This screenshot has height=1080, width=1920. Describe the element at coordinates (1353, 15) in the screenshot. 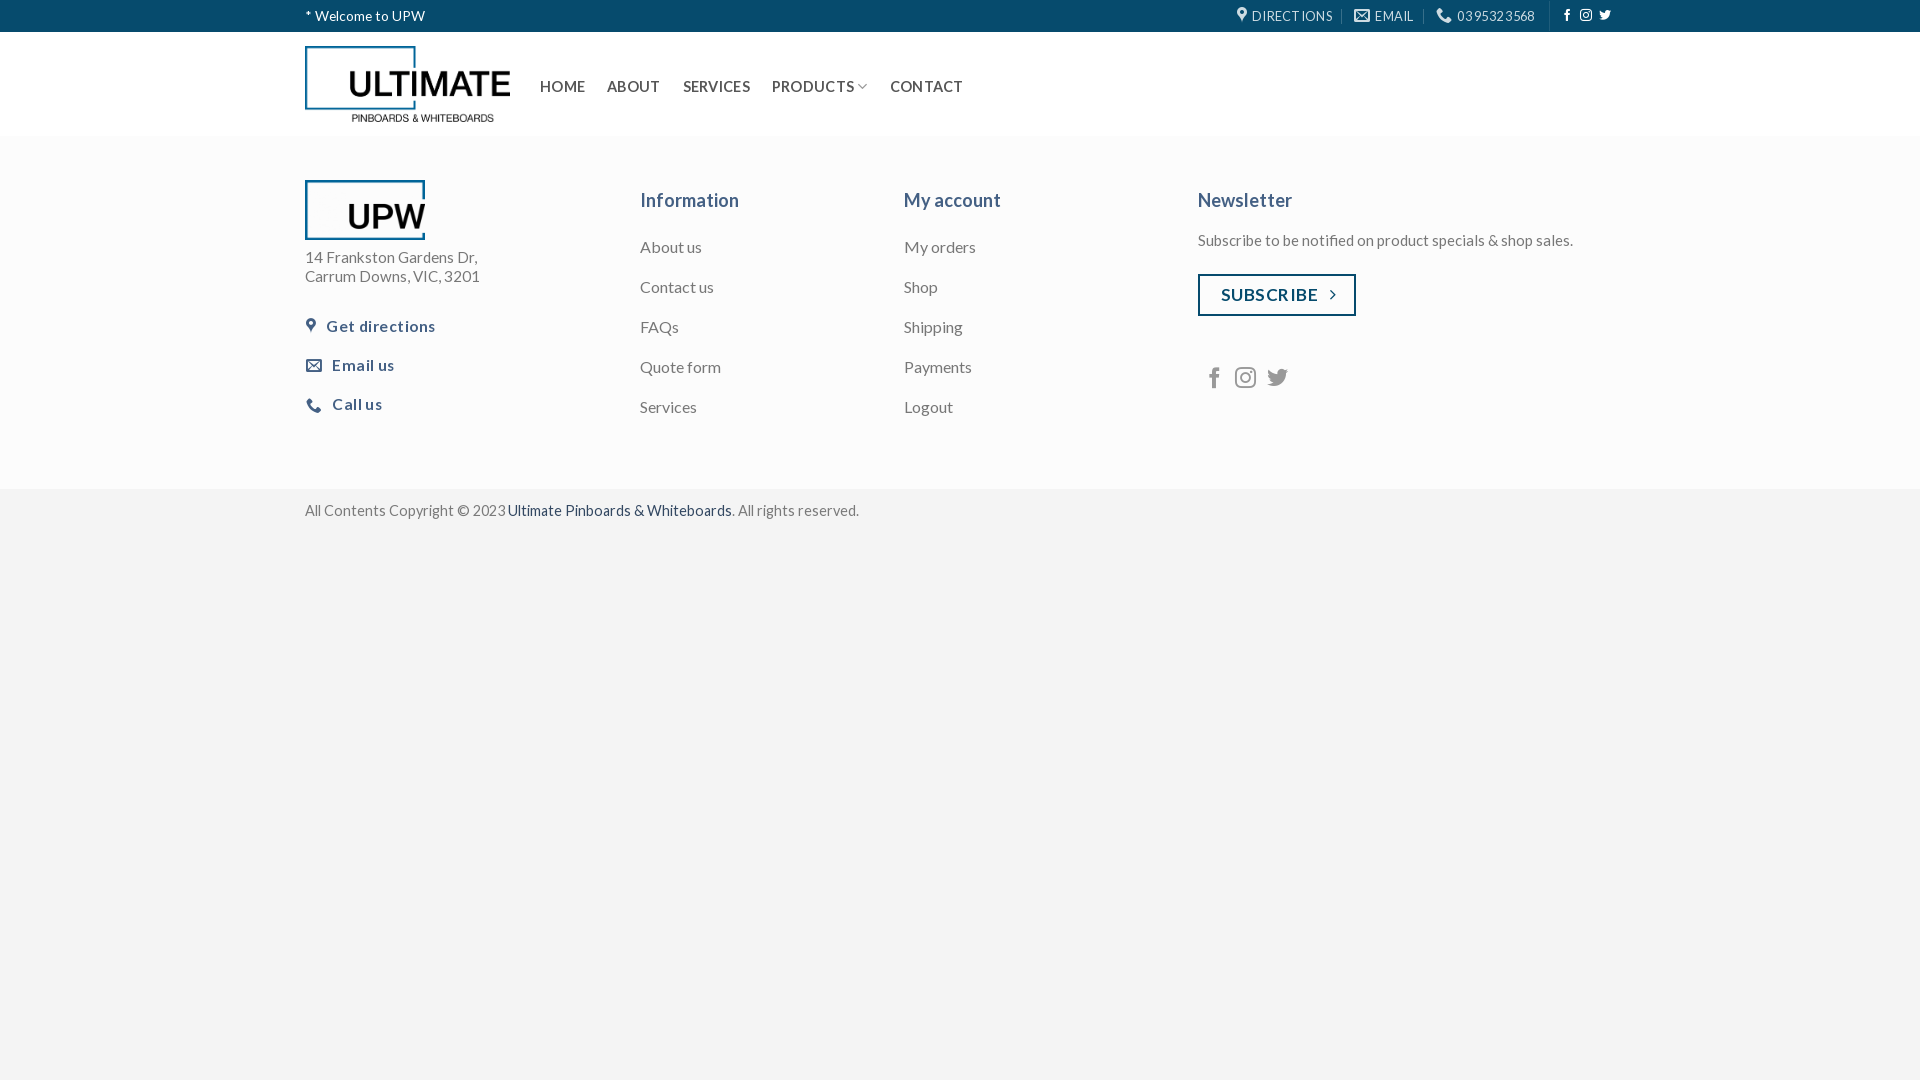

I see `'EMAIL'` at that location.